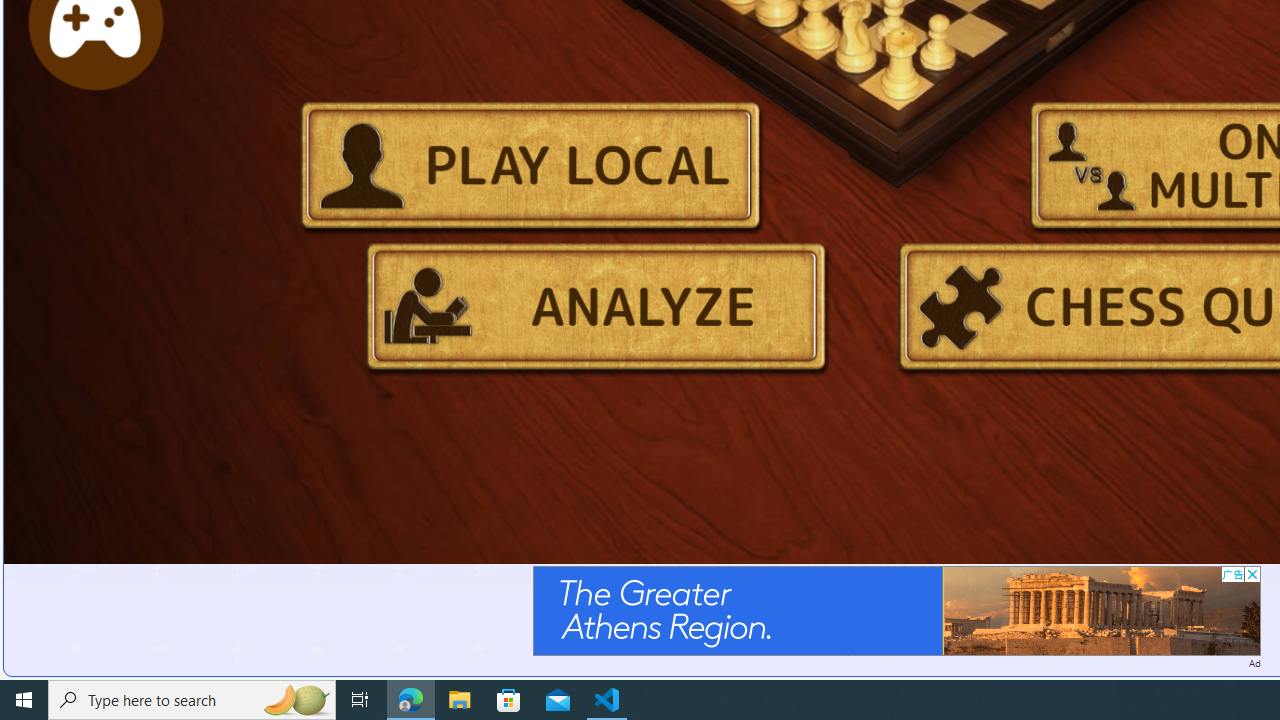  What do you see at coordinates (1251, 574) in the screenshot?
I see `'AutomationID: cbb'` at bounding box center [1251, 574].